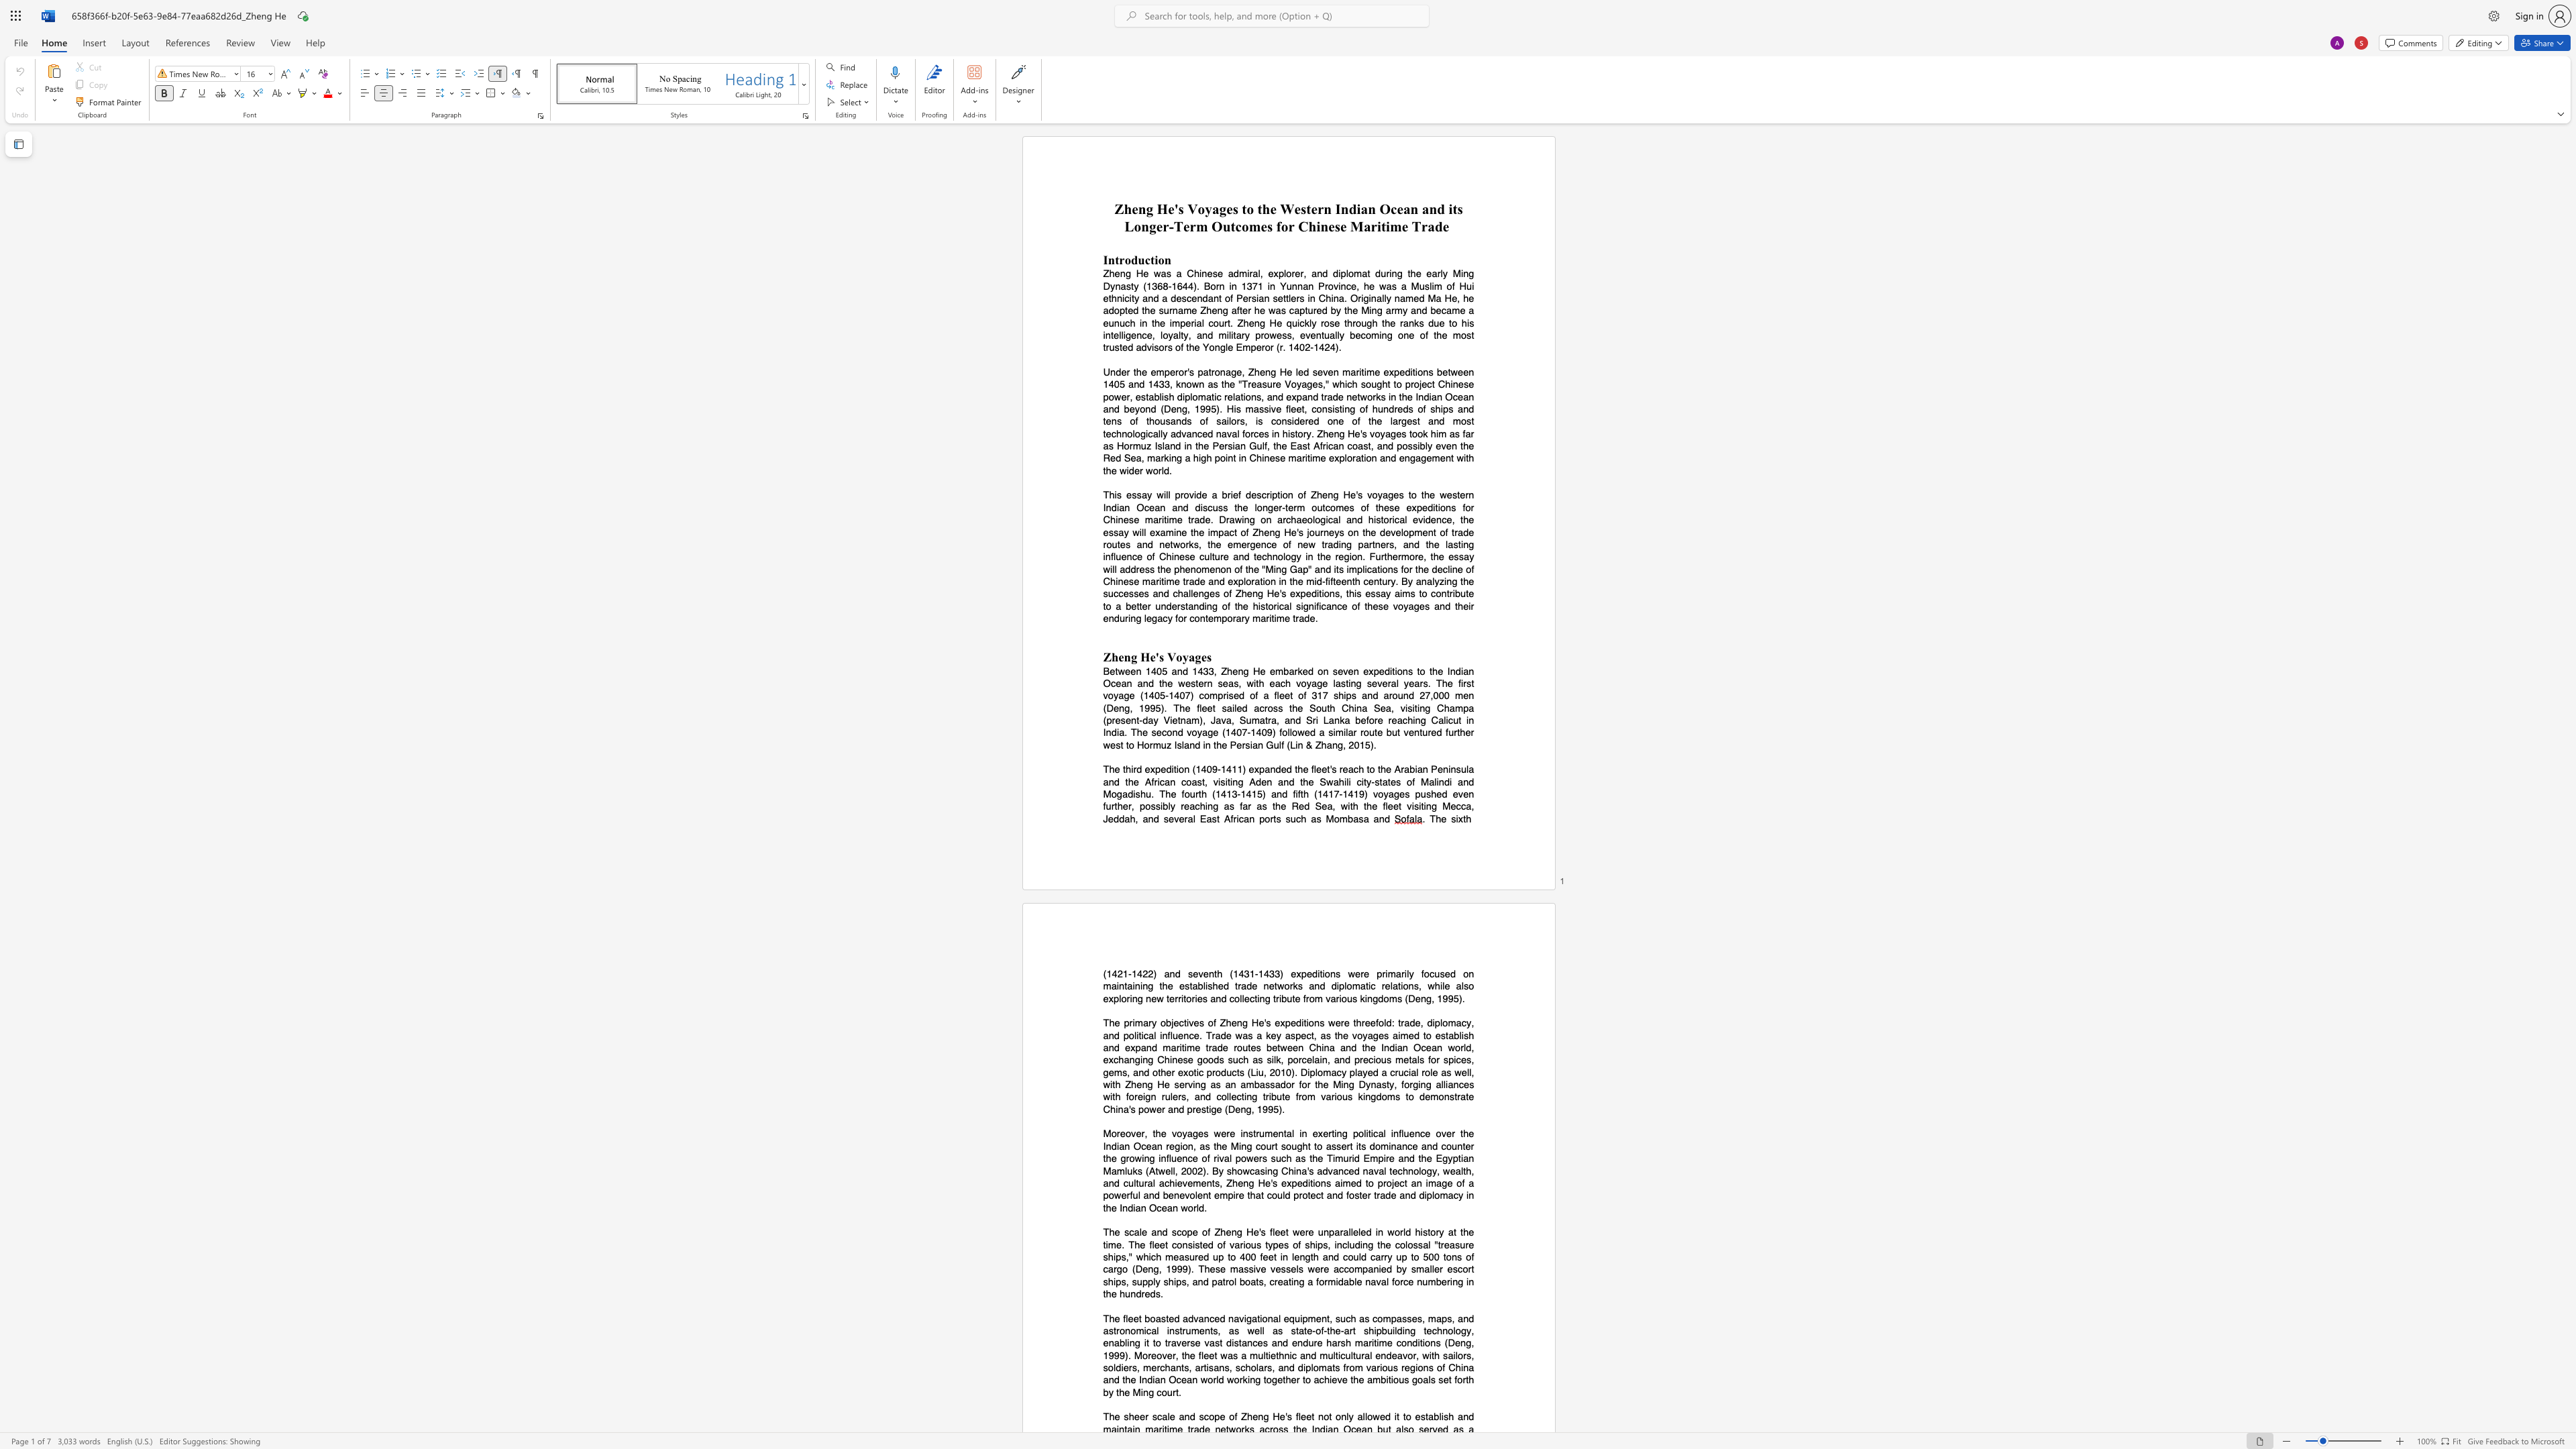  Describe the element at coordinates (1240, 1145) in the screenshot. I see `the subset text "ng court sought to assert its dominance and counter the growing influence of rival powers such as the Timurid Em" within the text "Moreover, the voyages were instrumental in exerting political influence over the Indian Ocean region, as the Ming court sought to assert its dominance and counter the growing influence of rival powers such as the Timurid Empire and the Egyptian Mamluks (Atwell, 2002). By"` at that location.